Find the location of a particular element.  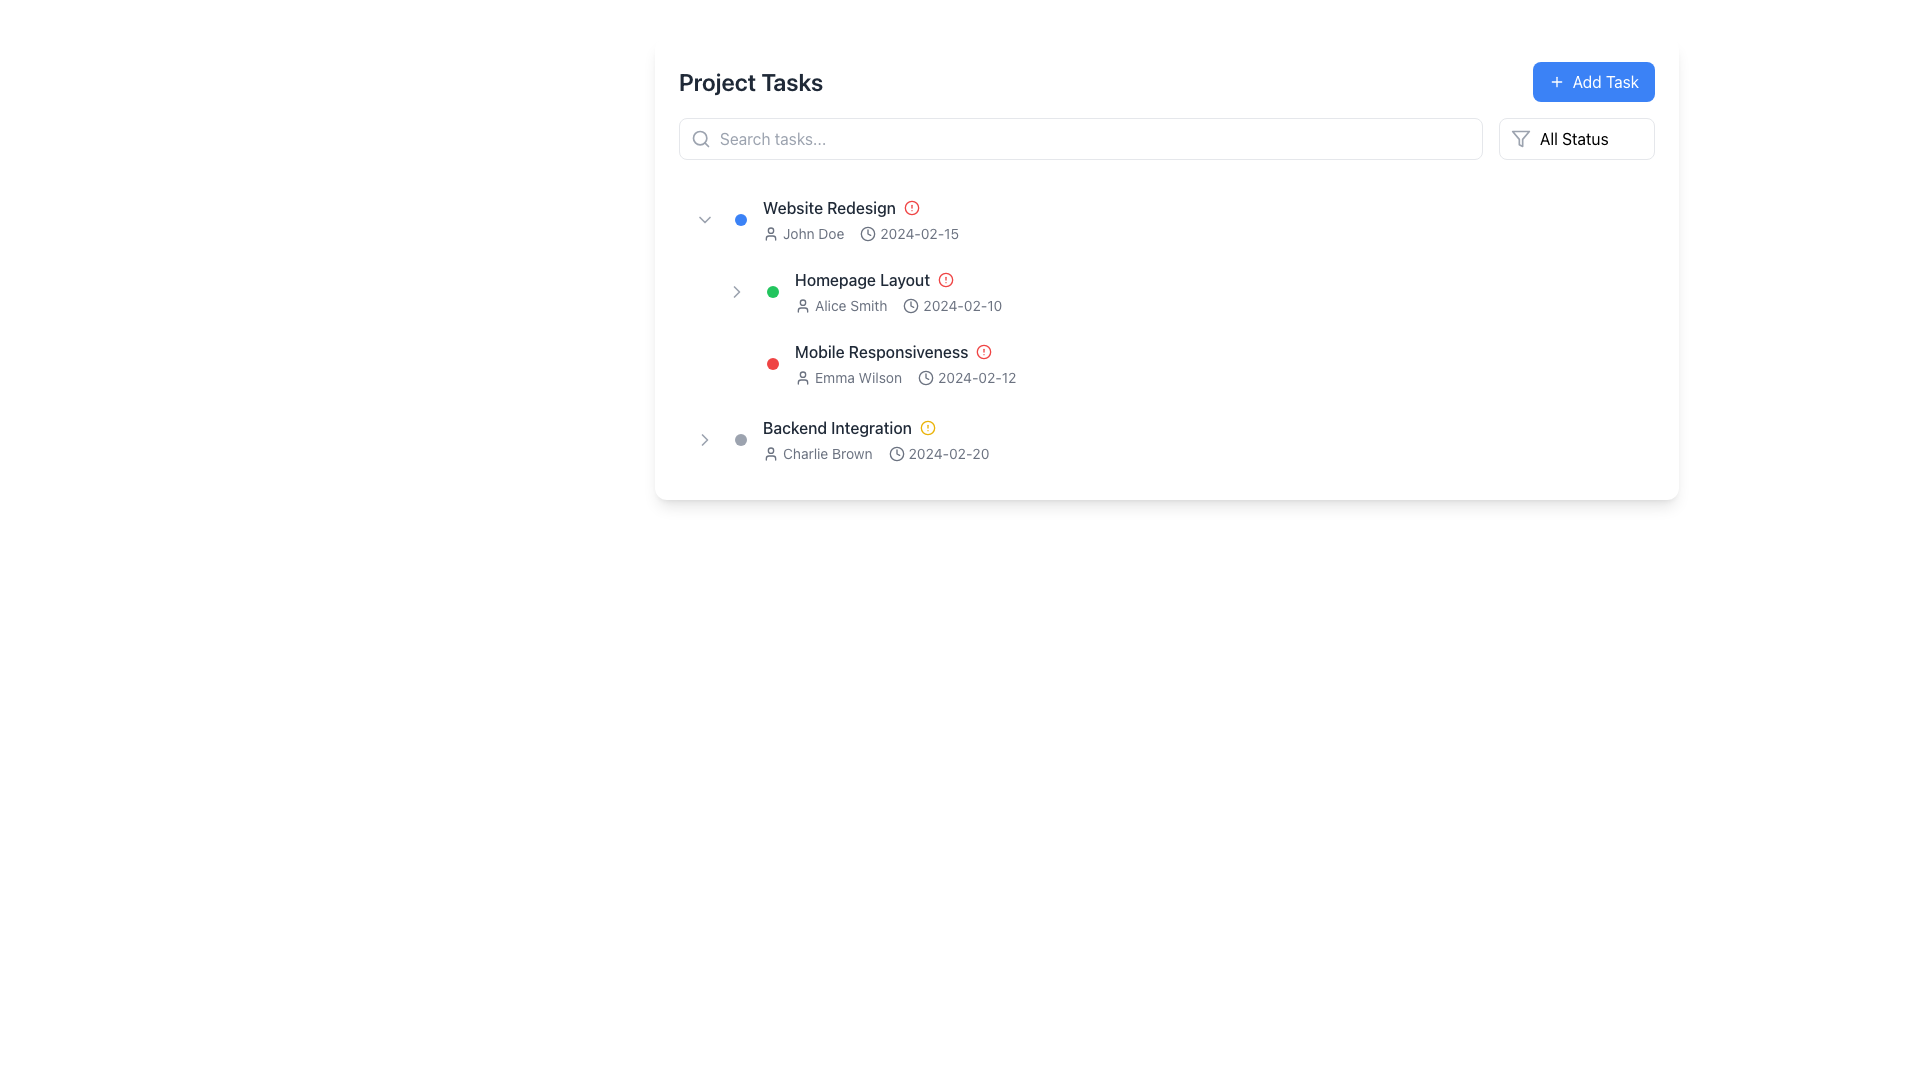

the due date label with an icon for the task 'Mobile Responsiveness' associated with 'Emma Wilson' in the task list interface is located at coordinates (967, 378).